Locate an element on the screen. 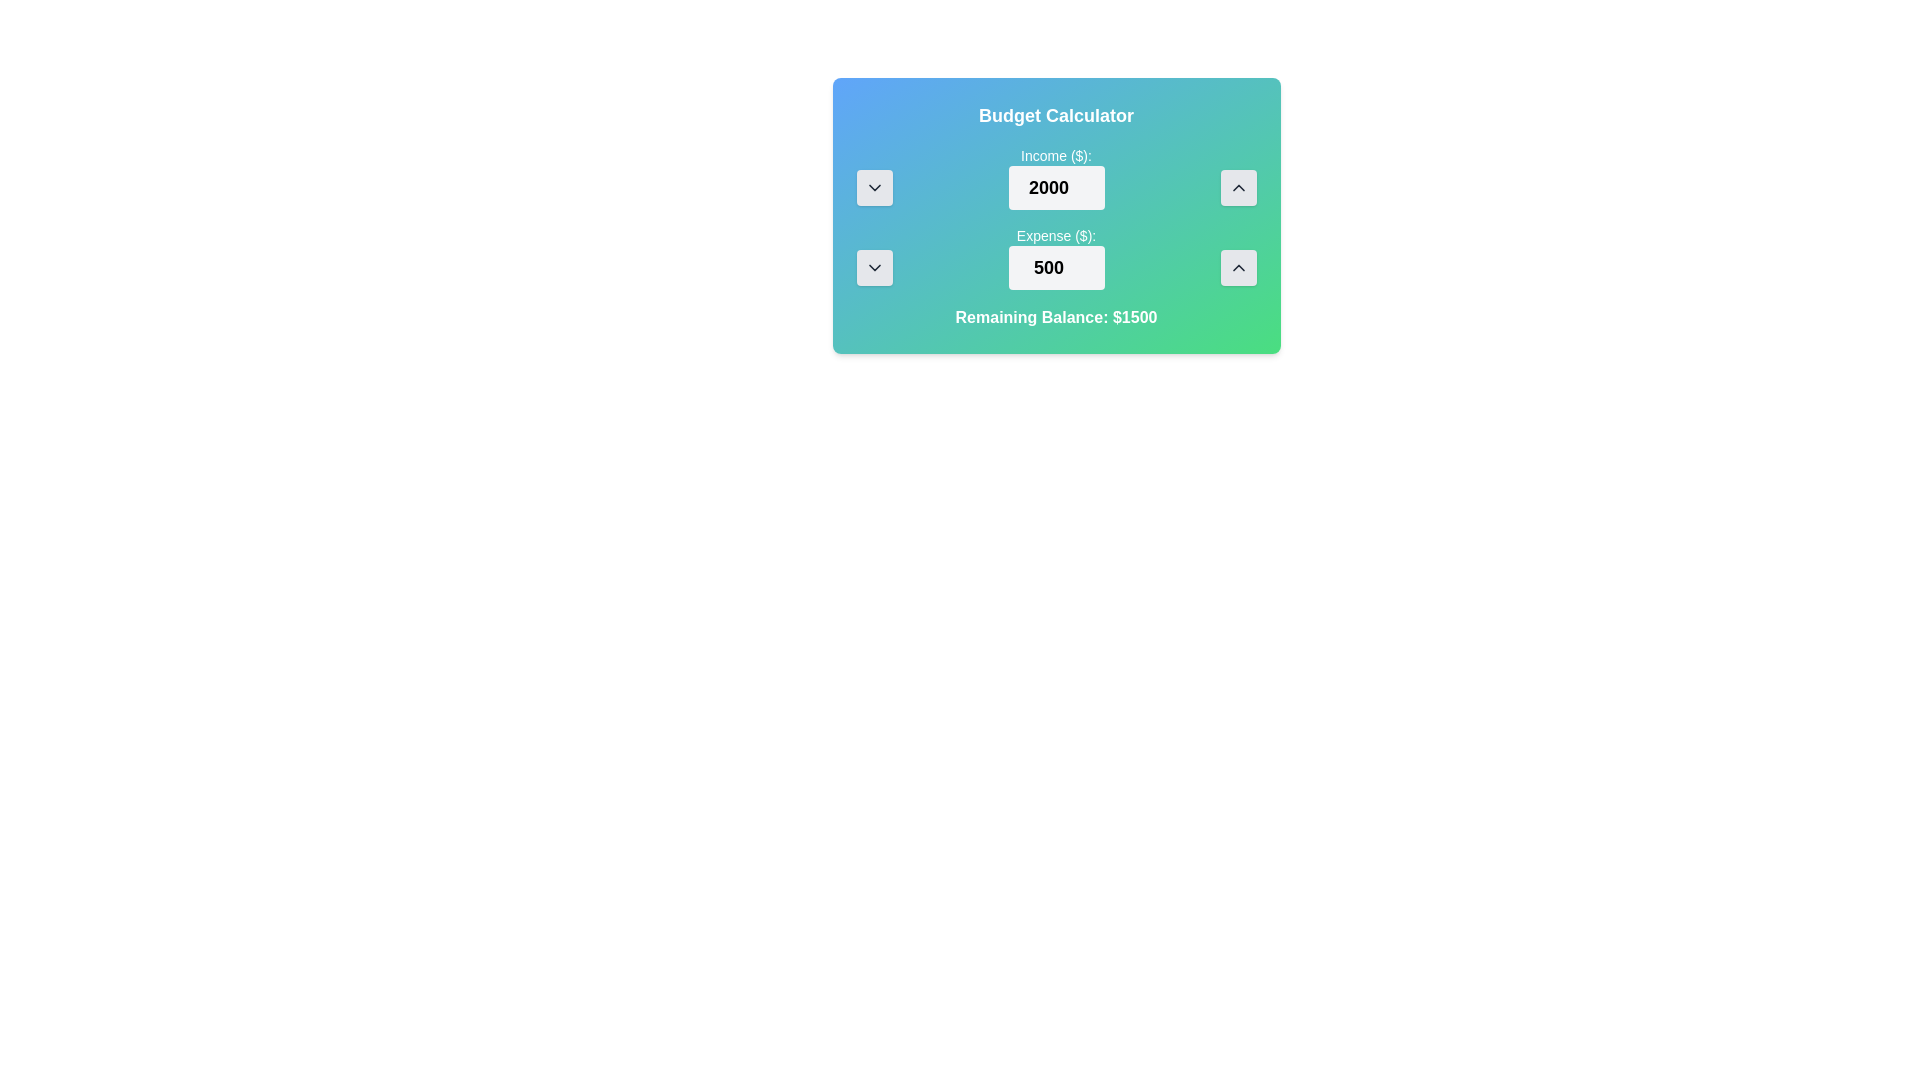 The height and width of the screenshot is (1080, 1920). the downward-pointing chevron icon inside the rounded light gray button is located at coordinates (874, 266).